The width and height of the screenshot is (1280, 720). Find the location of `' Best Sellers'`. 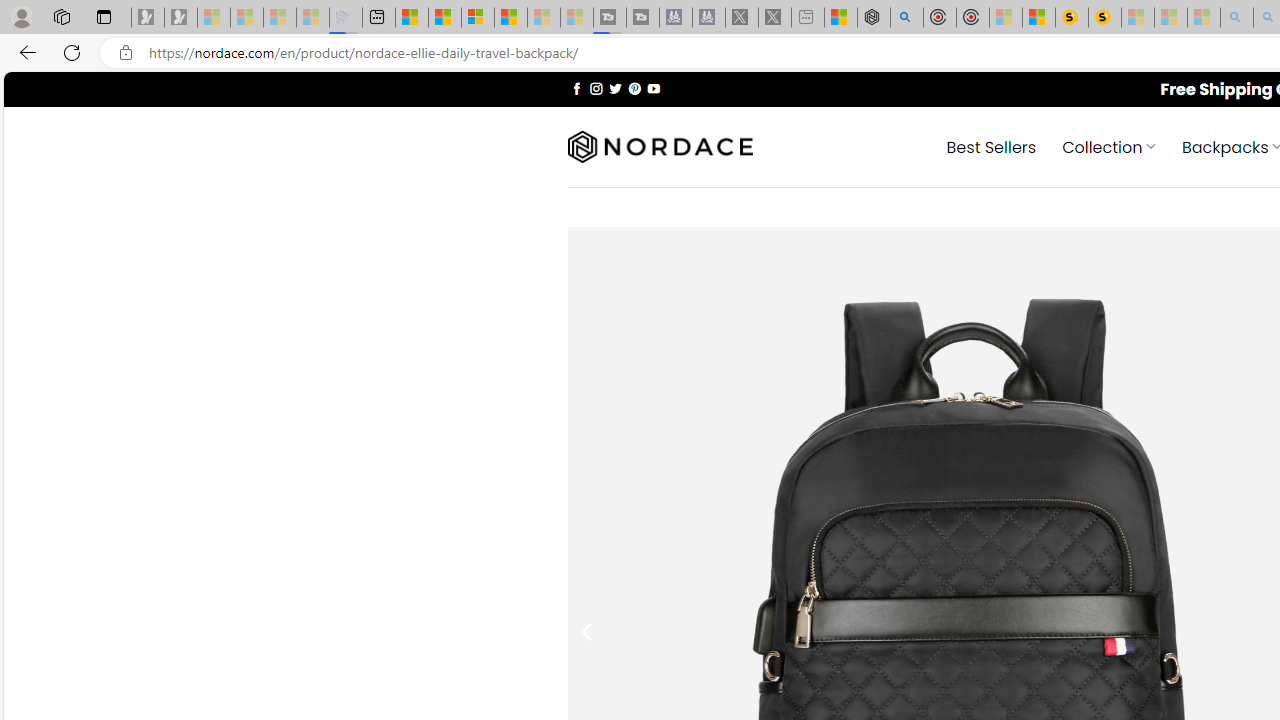

' Best Sellers' is located at coordinates (991, 145).